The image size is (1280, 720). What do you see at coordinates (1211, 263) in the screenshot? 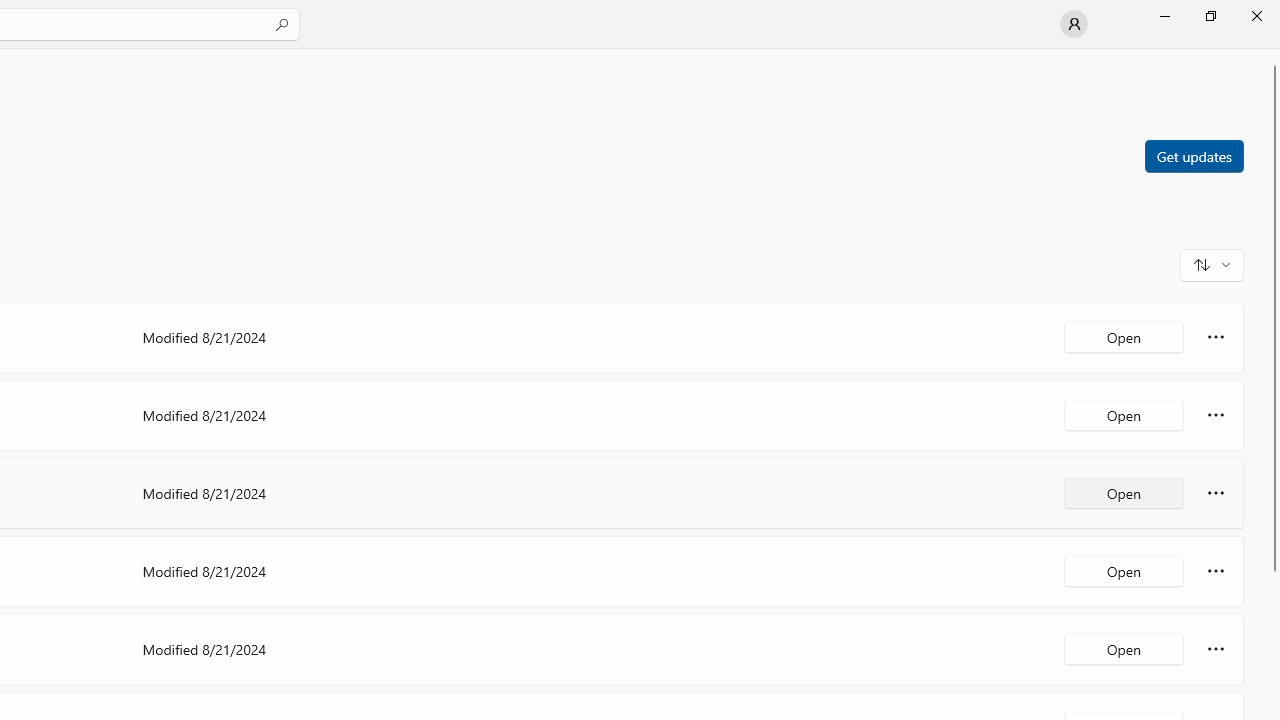
I see `'Sort and filter'` at bounding box center [1211, 263].